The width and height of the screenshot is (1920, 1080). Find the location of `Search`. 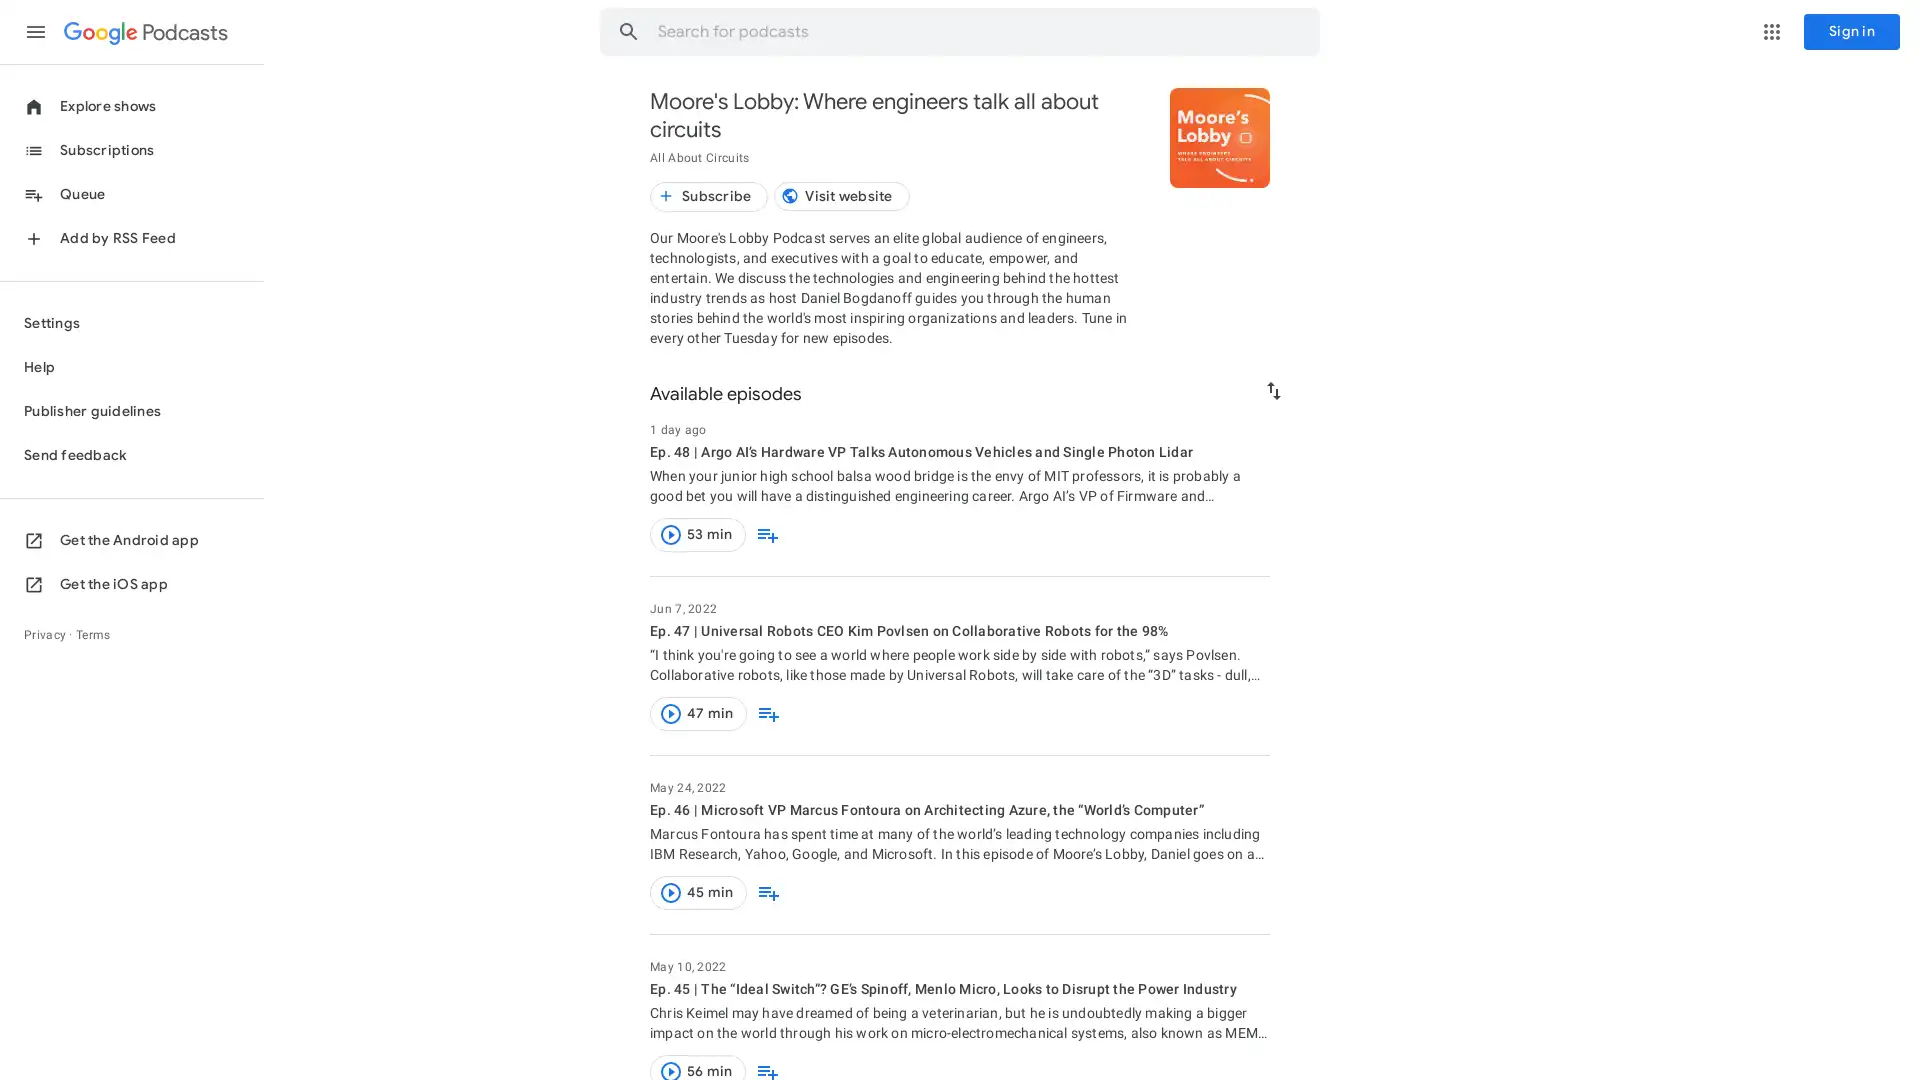

Search is located at coordinates (627, 31).